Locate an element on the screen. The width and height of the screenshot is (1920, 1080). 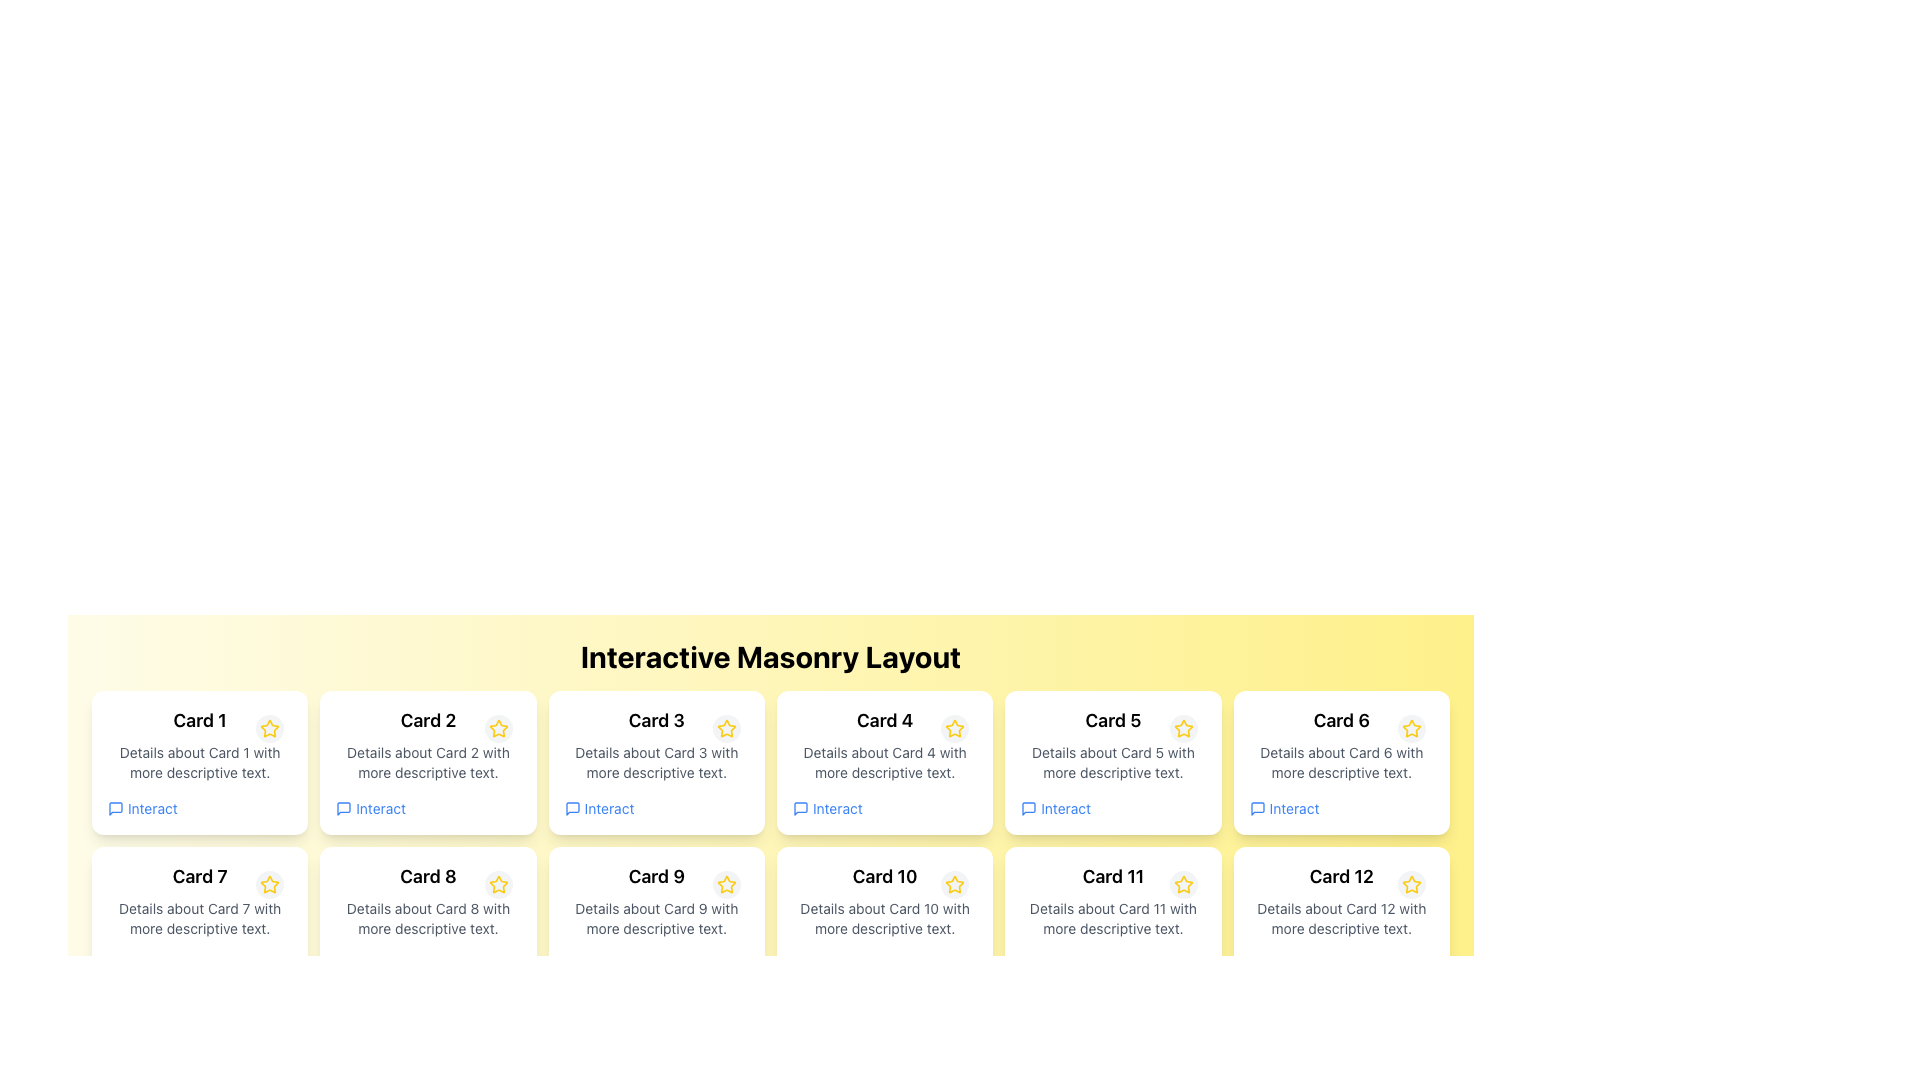
the interactive link located at the bottom of 'Card 8' is located at coordinates (371, 963).